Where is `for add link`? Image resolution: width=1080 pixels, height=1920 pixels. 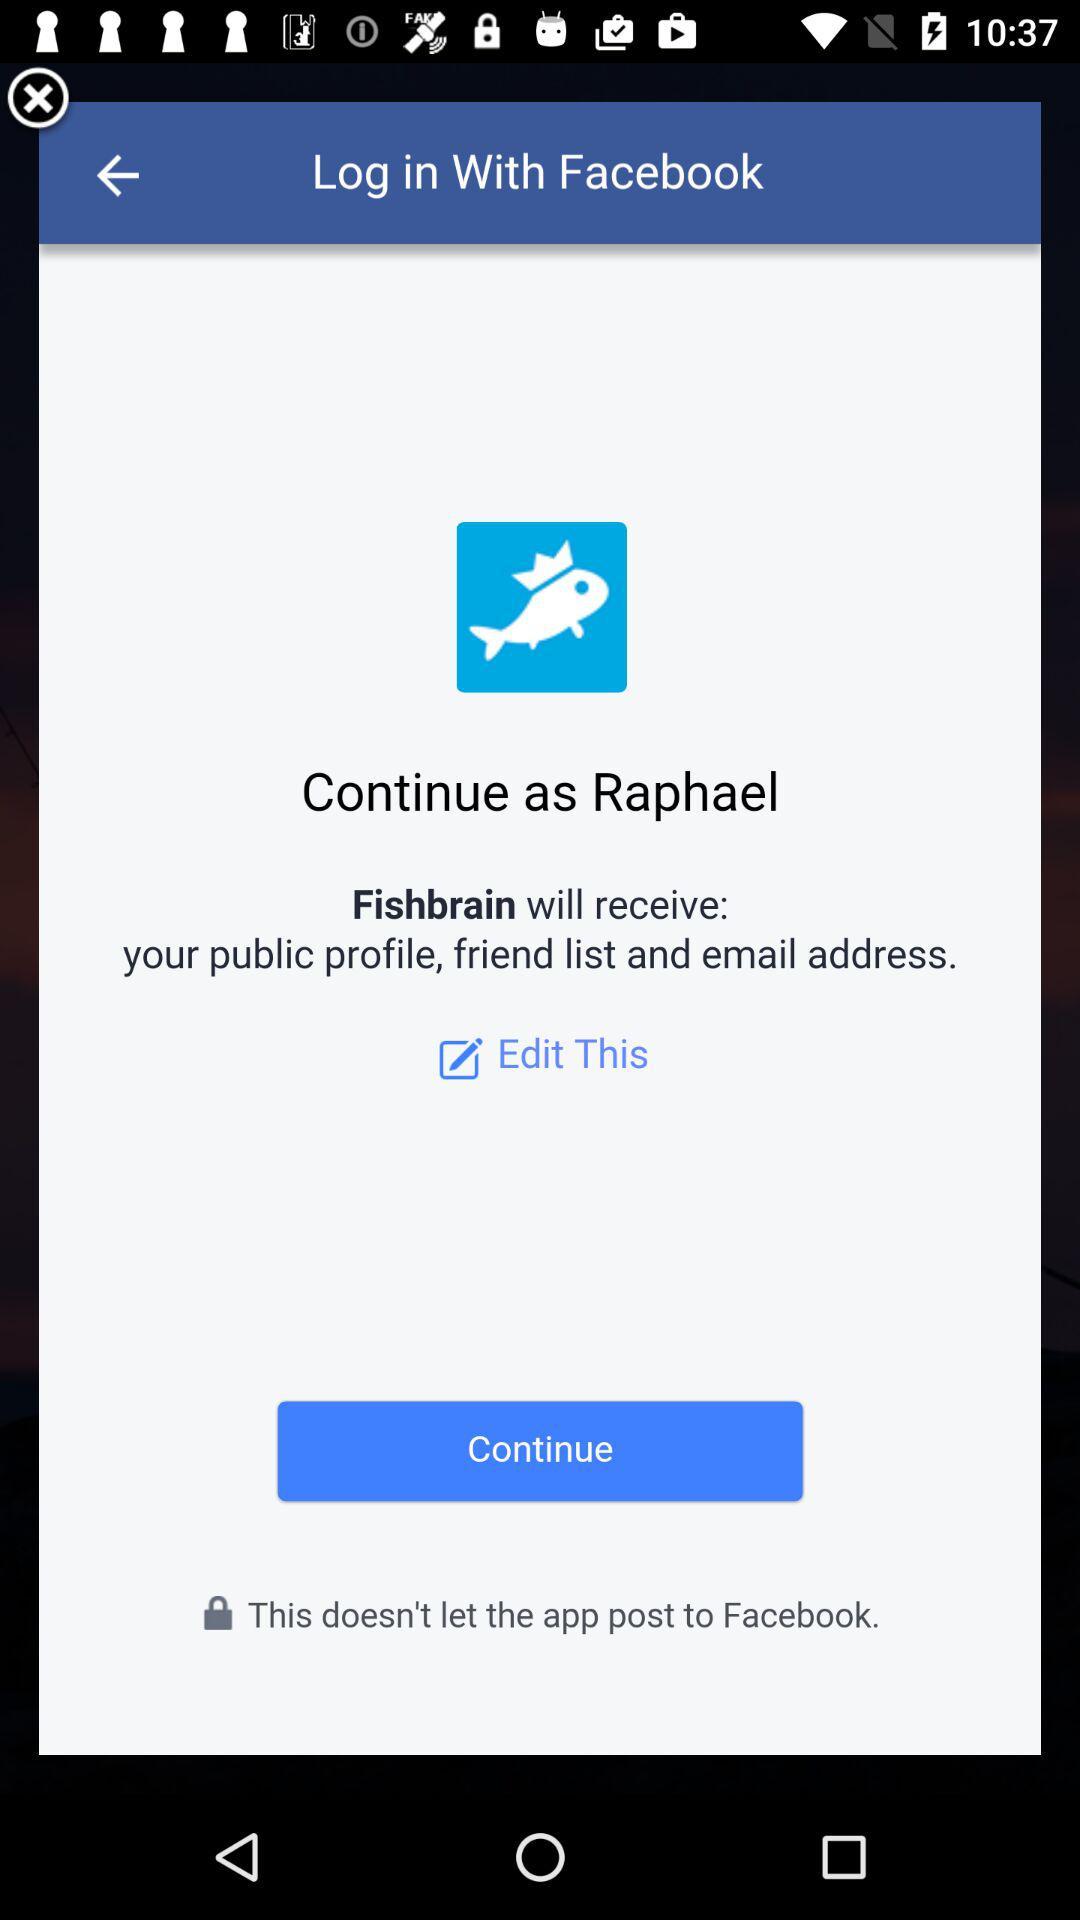 for add link is located at coordinates (540, 927).